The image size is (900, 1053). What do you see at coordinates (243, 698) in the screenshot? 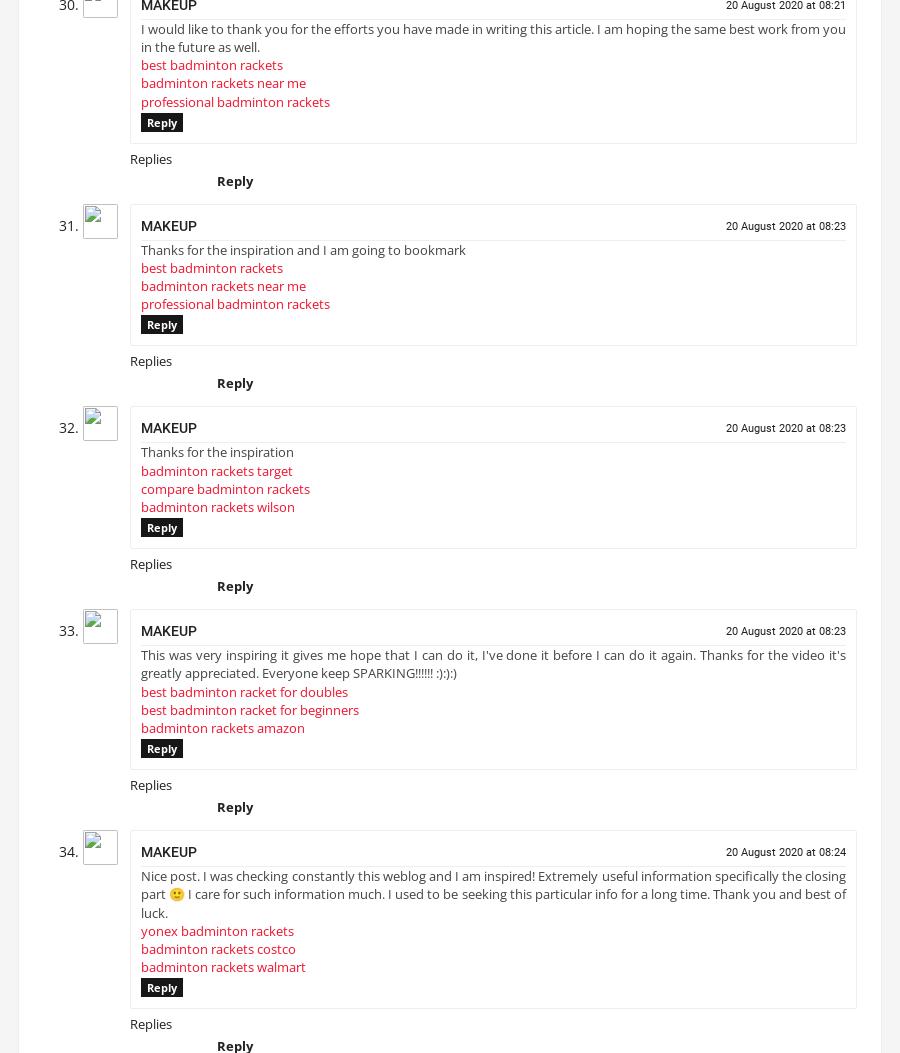
I see `'best badminton racket for doubles'` at bounding box center [243, 698].